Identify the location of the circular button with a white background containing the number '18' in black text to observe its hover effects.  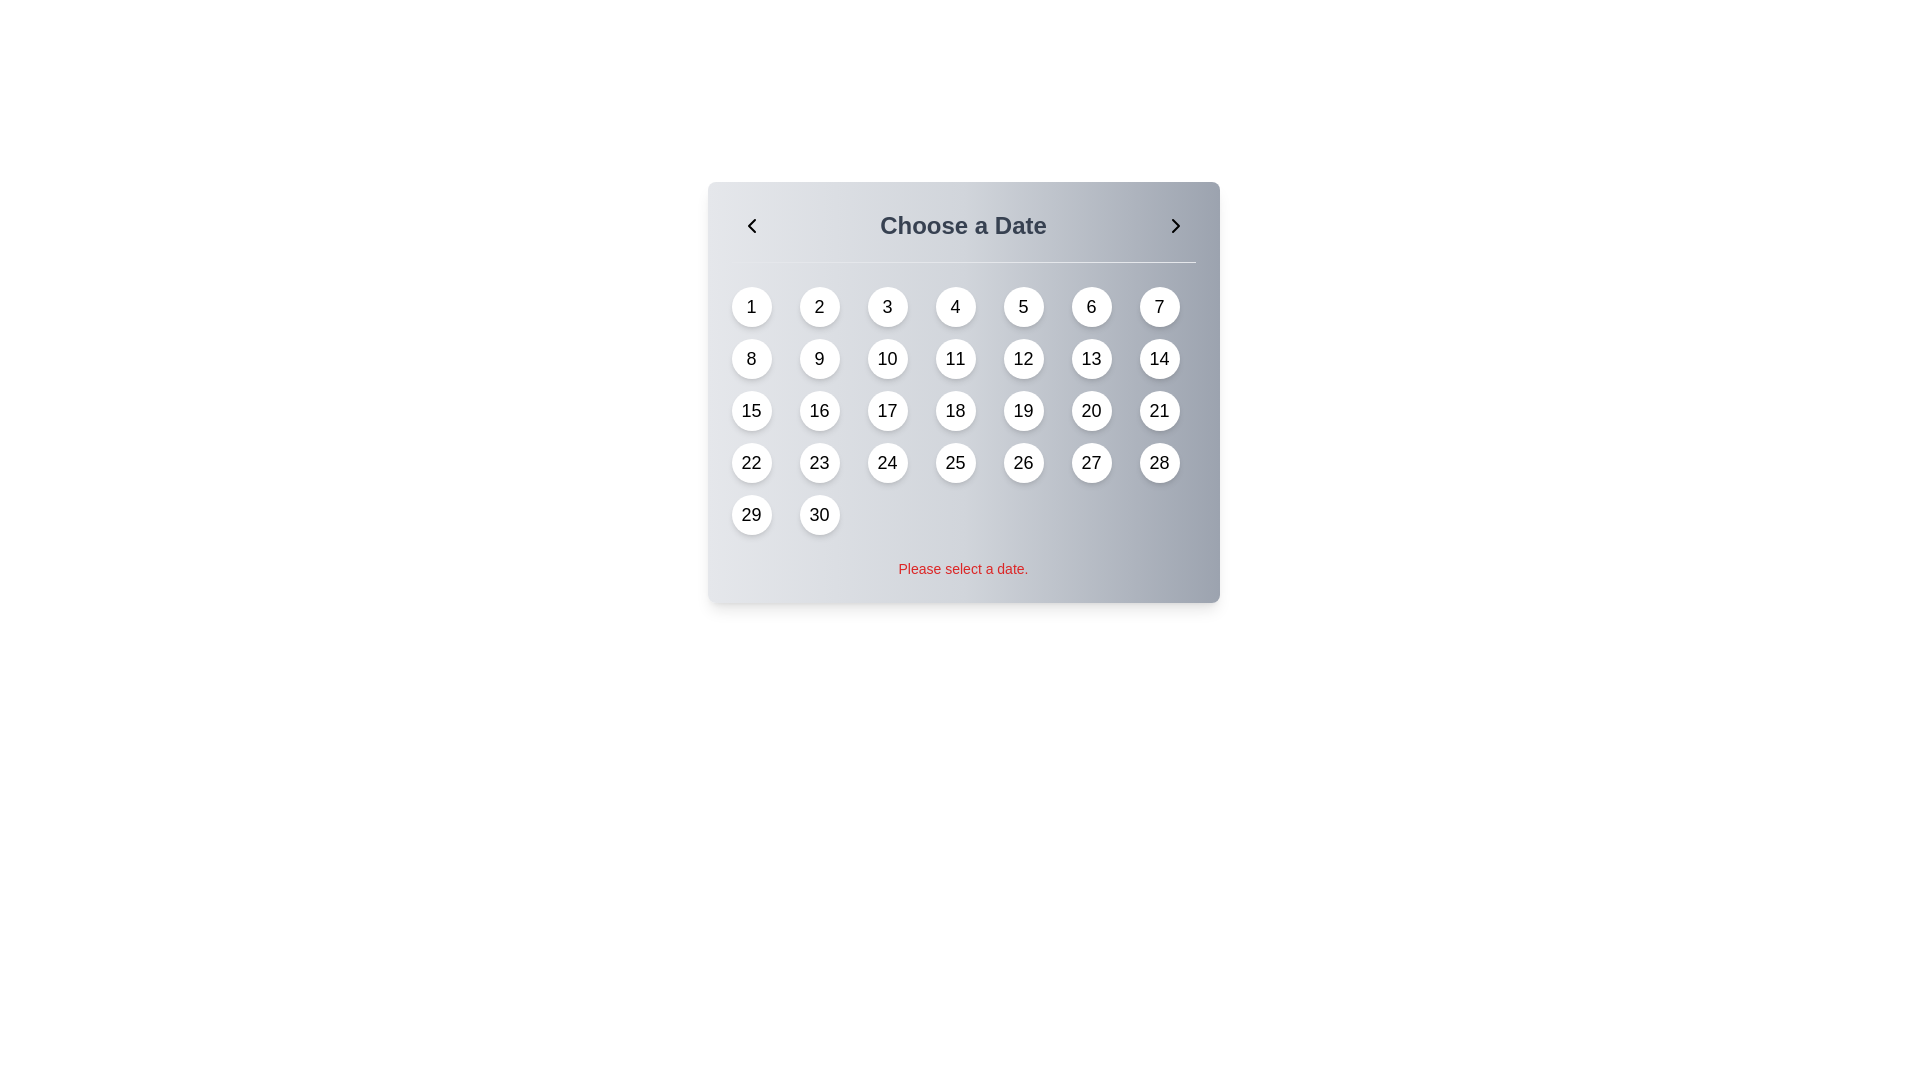
(954, 410).